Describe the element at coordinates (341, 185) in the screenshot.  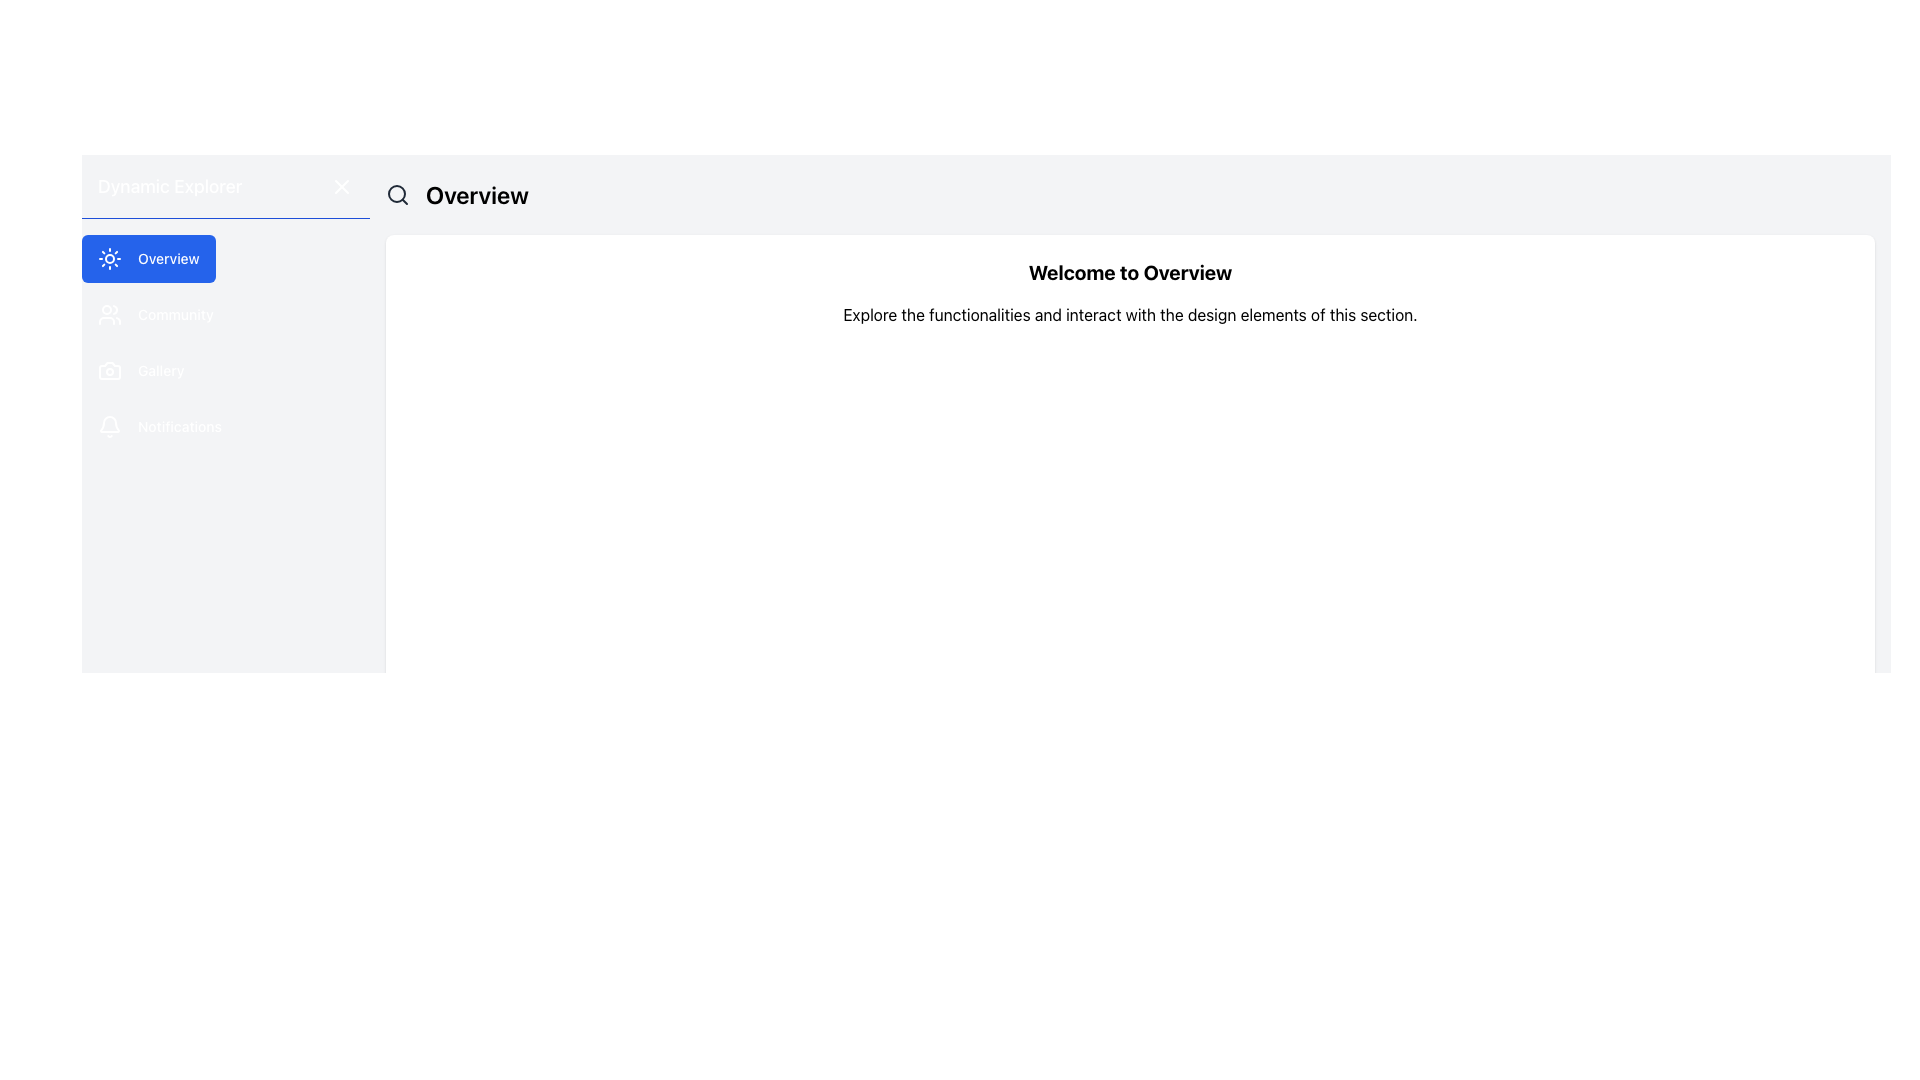
I see `the toggle button located at the top bar, right side of 'Dynamic Explorer'` at that location.